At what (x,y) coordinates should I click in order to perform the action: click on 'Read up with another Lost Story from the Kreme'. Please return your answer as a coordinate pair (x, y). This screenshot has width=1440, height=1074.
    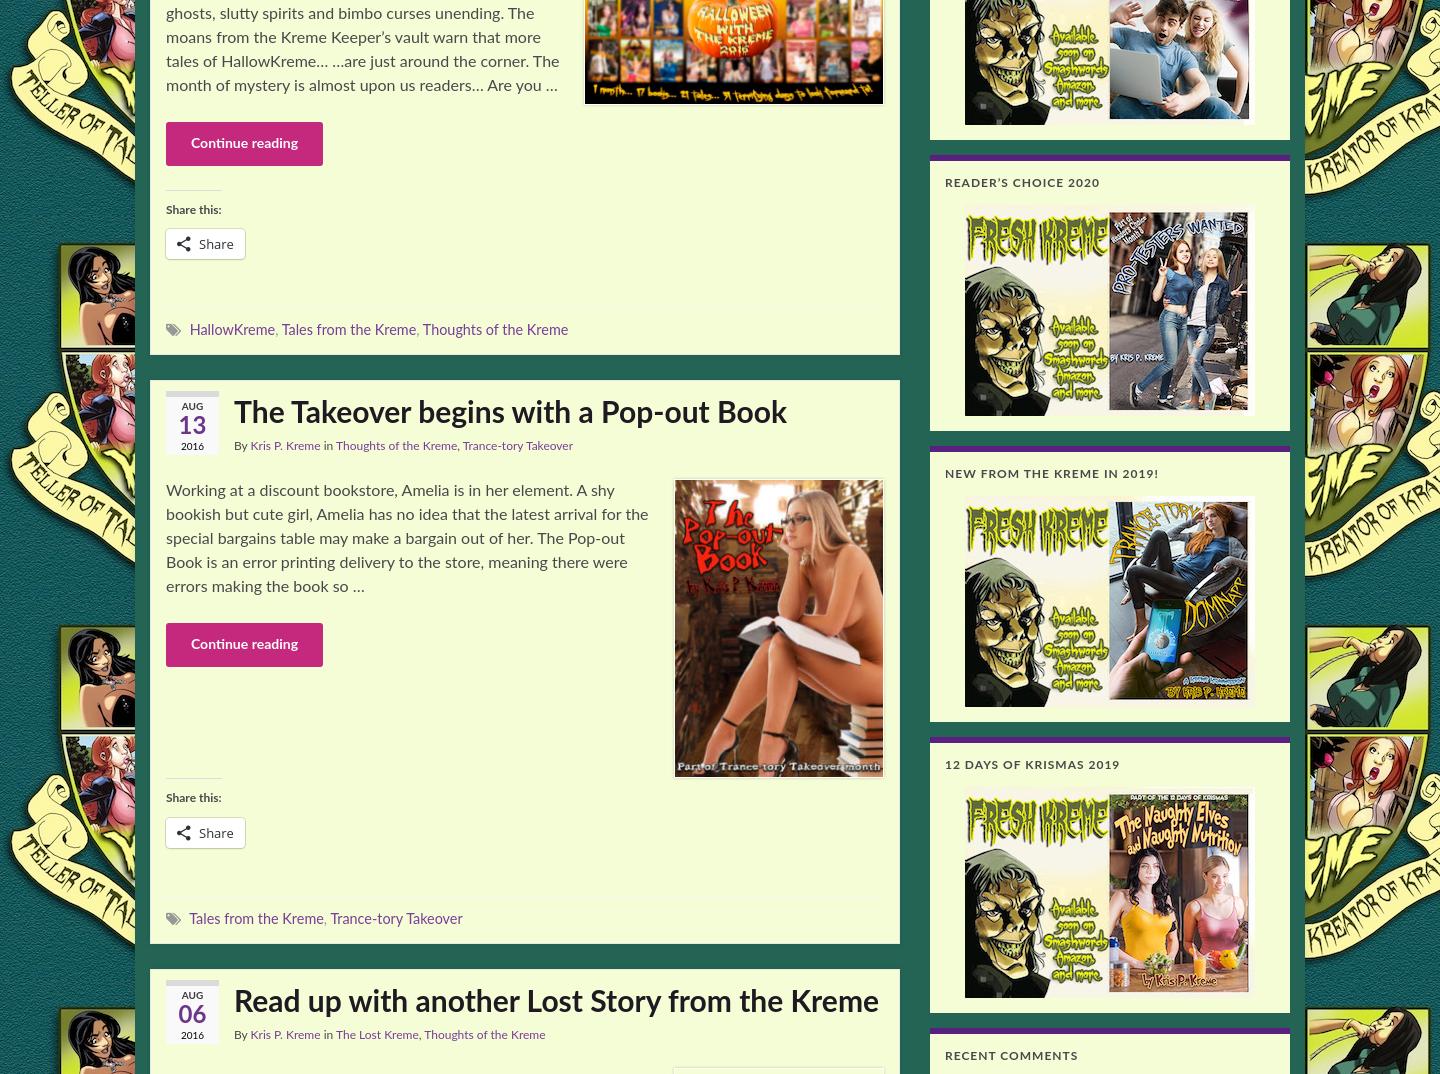
    Looking at the image, I should click on (556, 1001).